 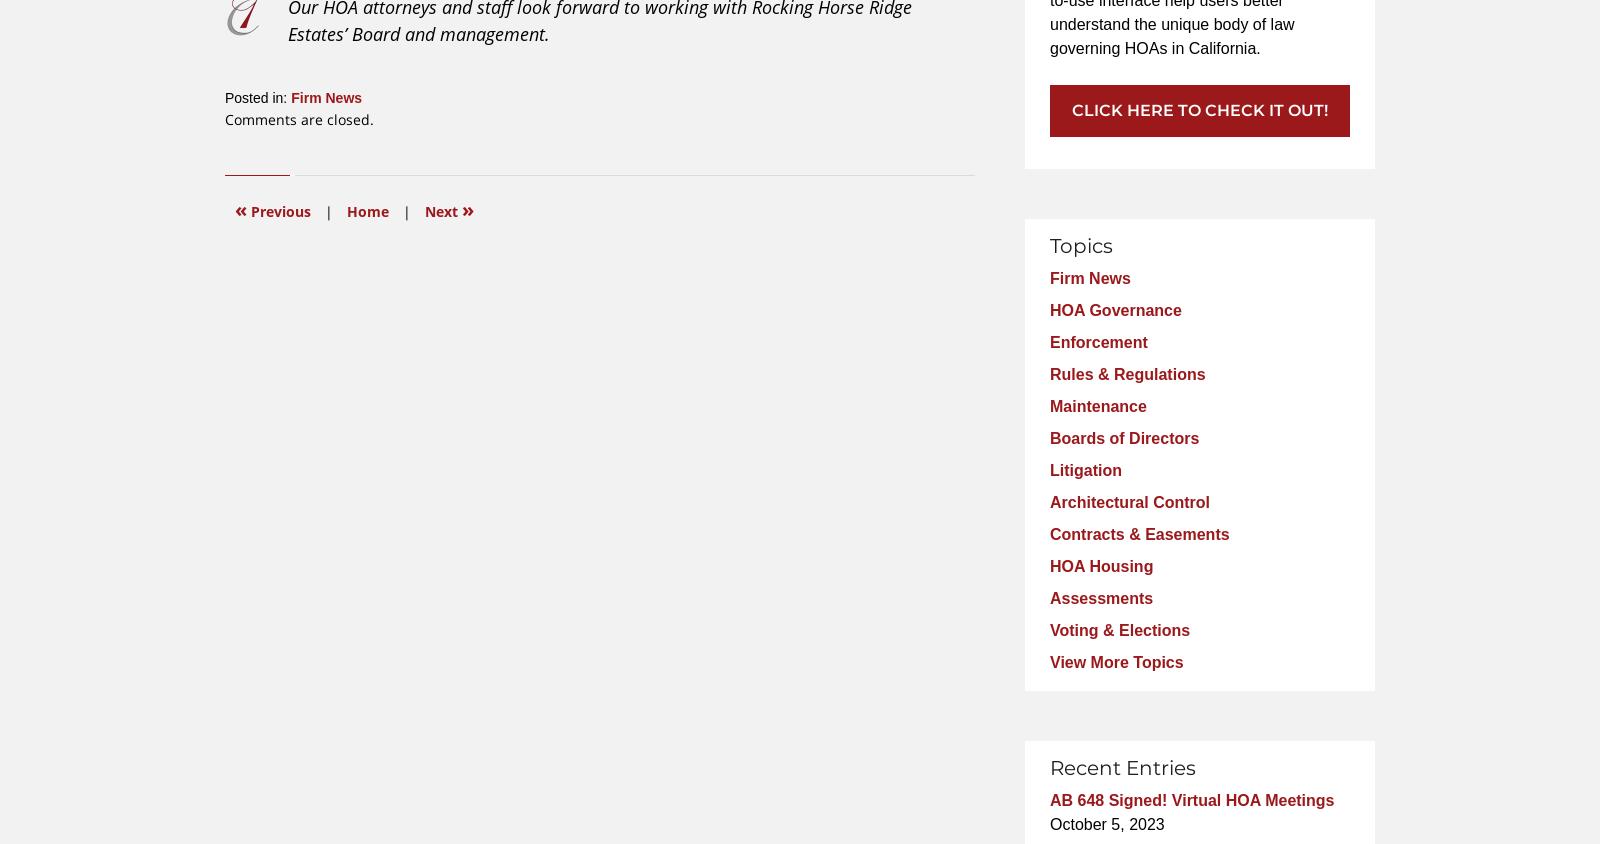 I want to click on 'Voting & Elections', so click(x=1049, y=629).